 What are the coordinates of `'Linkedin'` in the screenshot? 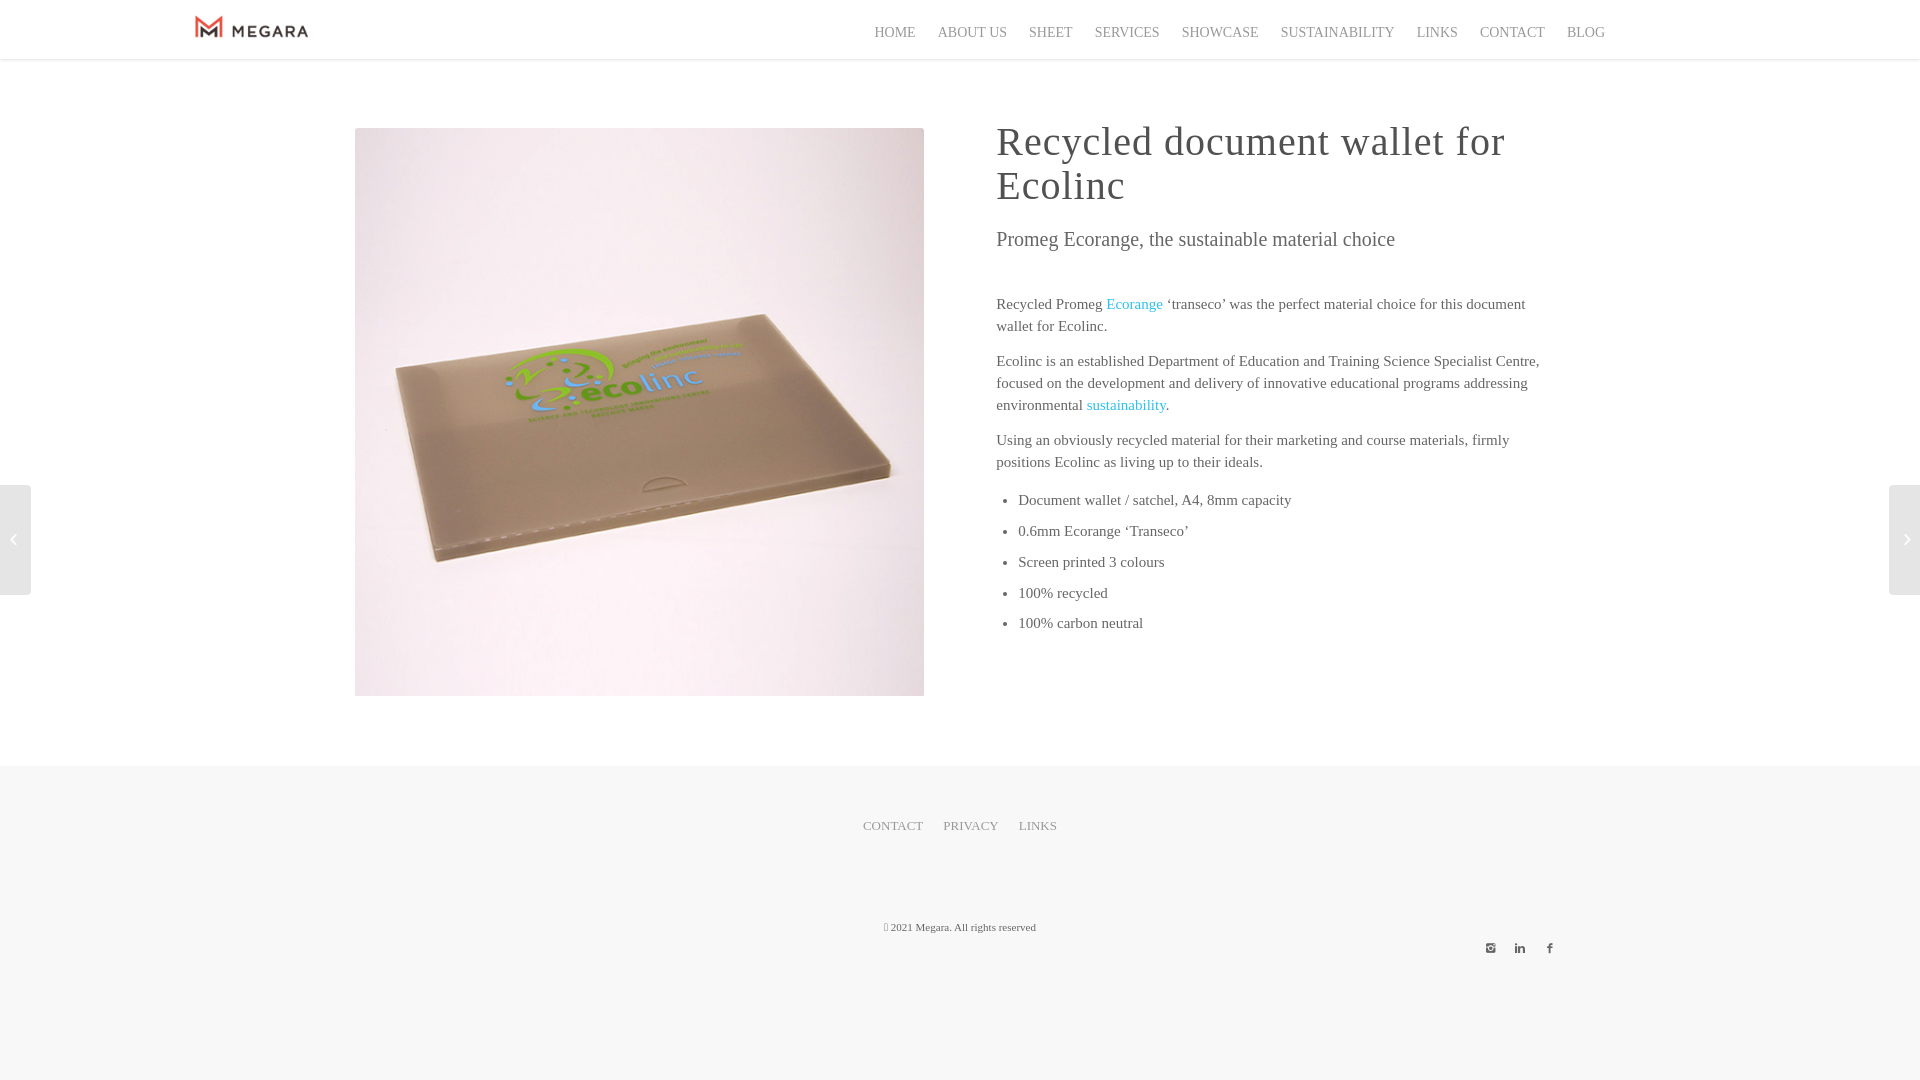 It's located at (1520, 947).